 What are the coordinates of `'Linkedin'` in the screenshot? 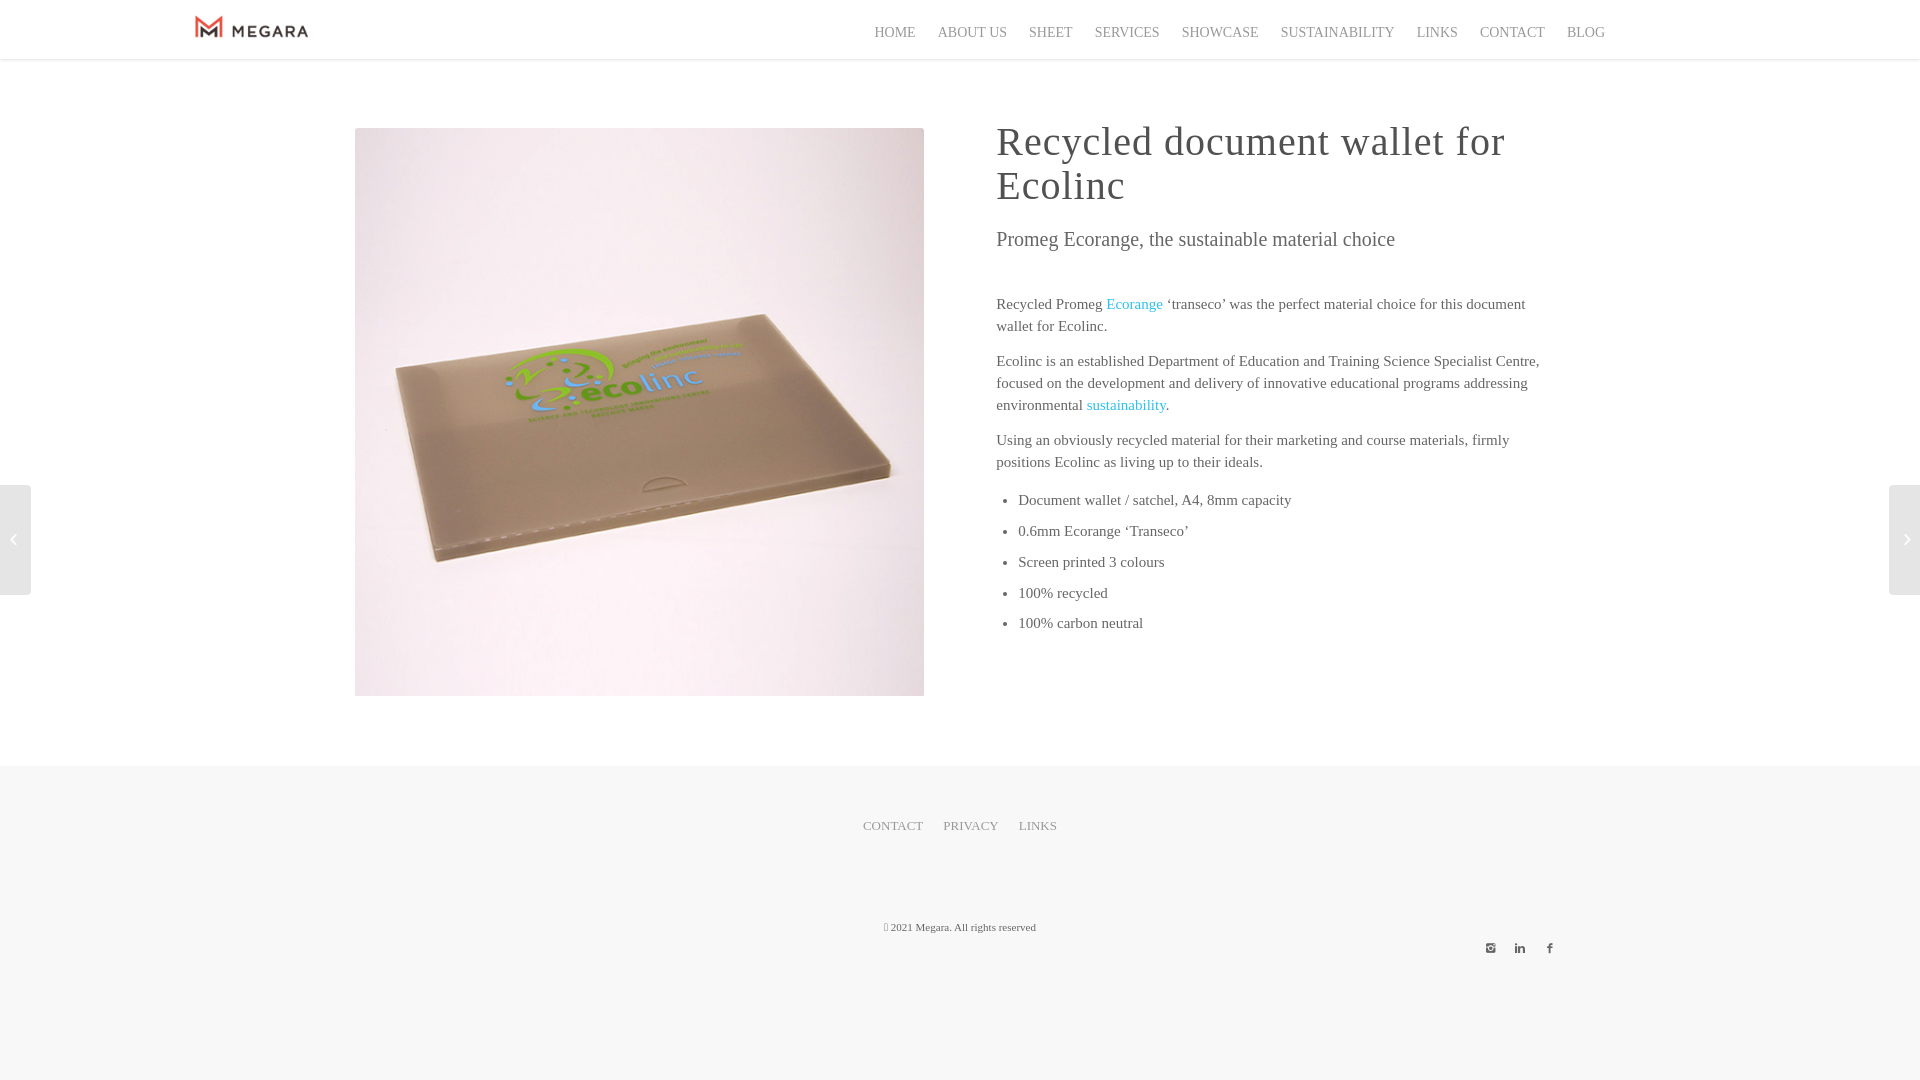 It's located at (1520, 947).